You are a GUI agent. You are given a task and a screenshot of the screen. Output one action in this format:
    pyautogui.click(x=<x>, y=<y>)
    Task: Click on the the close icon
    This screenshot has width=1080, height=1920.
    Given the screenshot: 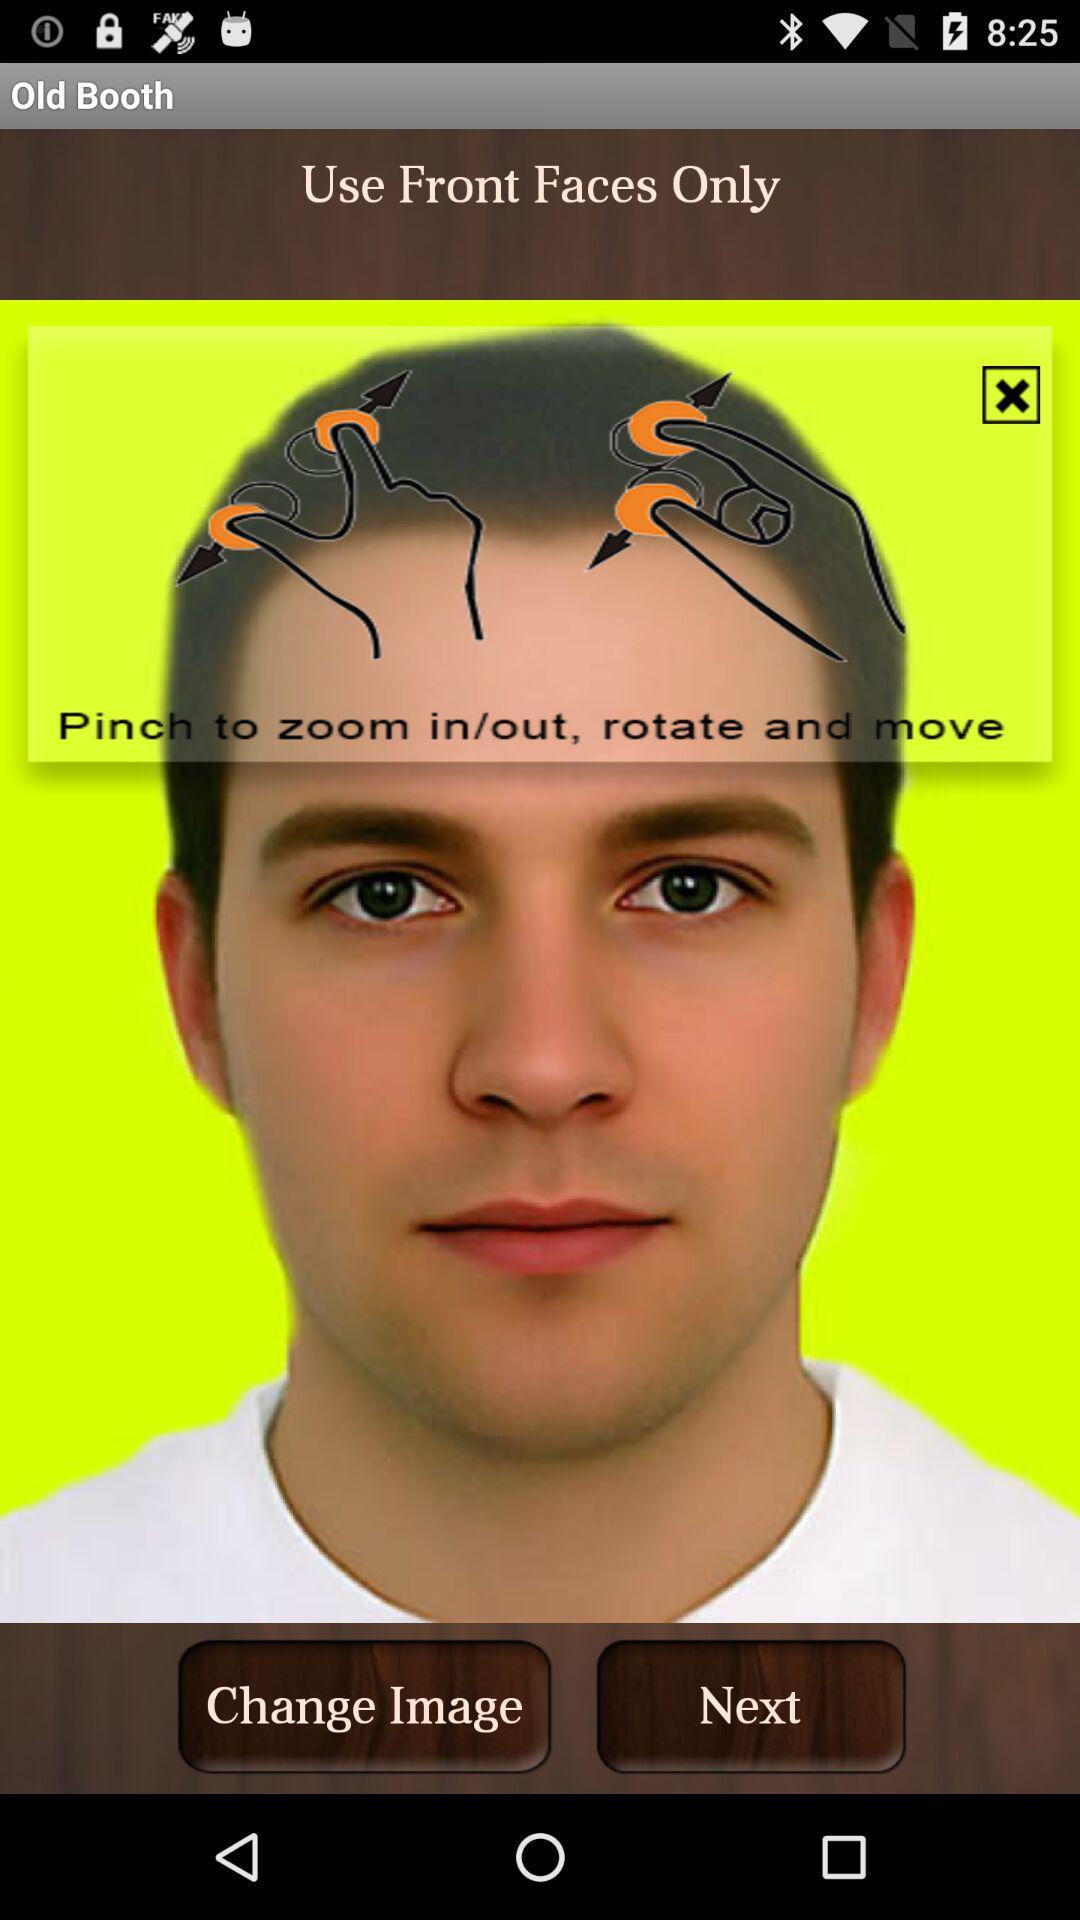 What is the action you would take?
    pyautogui.click(x=1011, y=421)
    